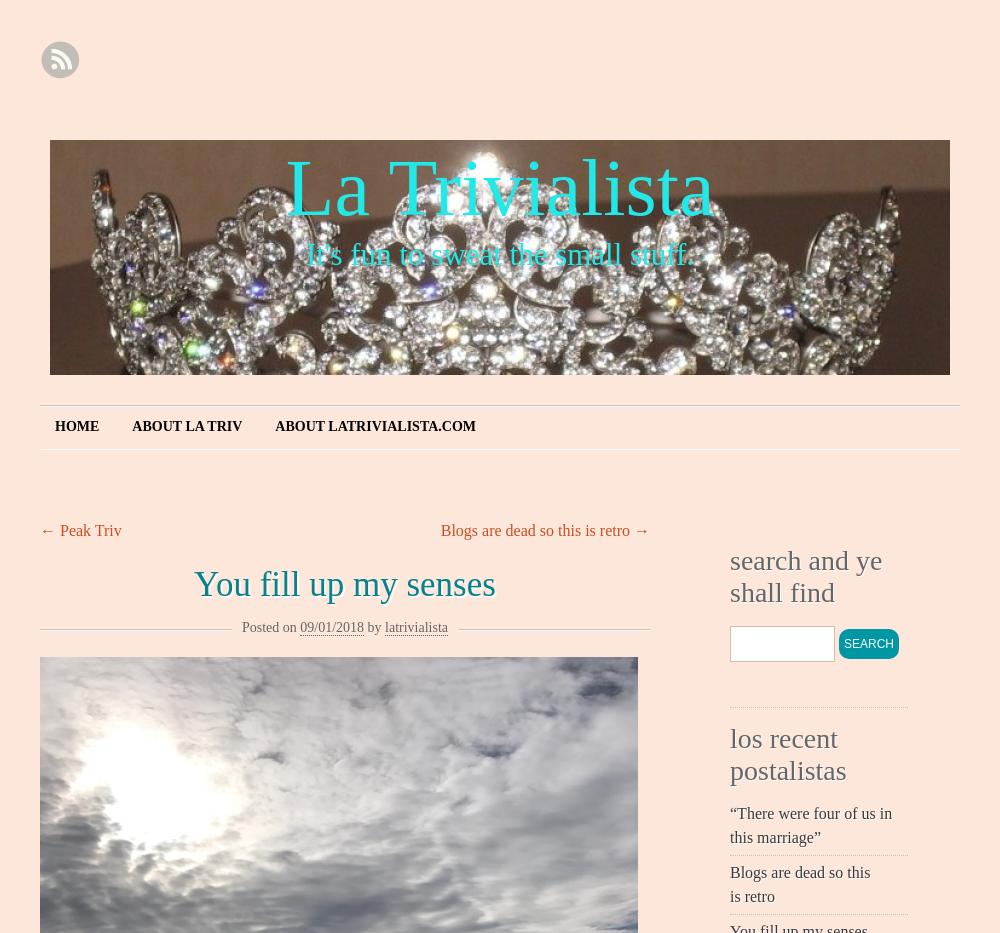  Describe the element at coordinates (366, 625) in the screenshot. I see `'by'` at that location.